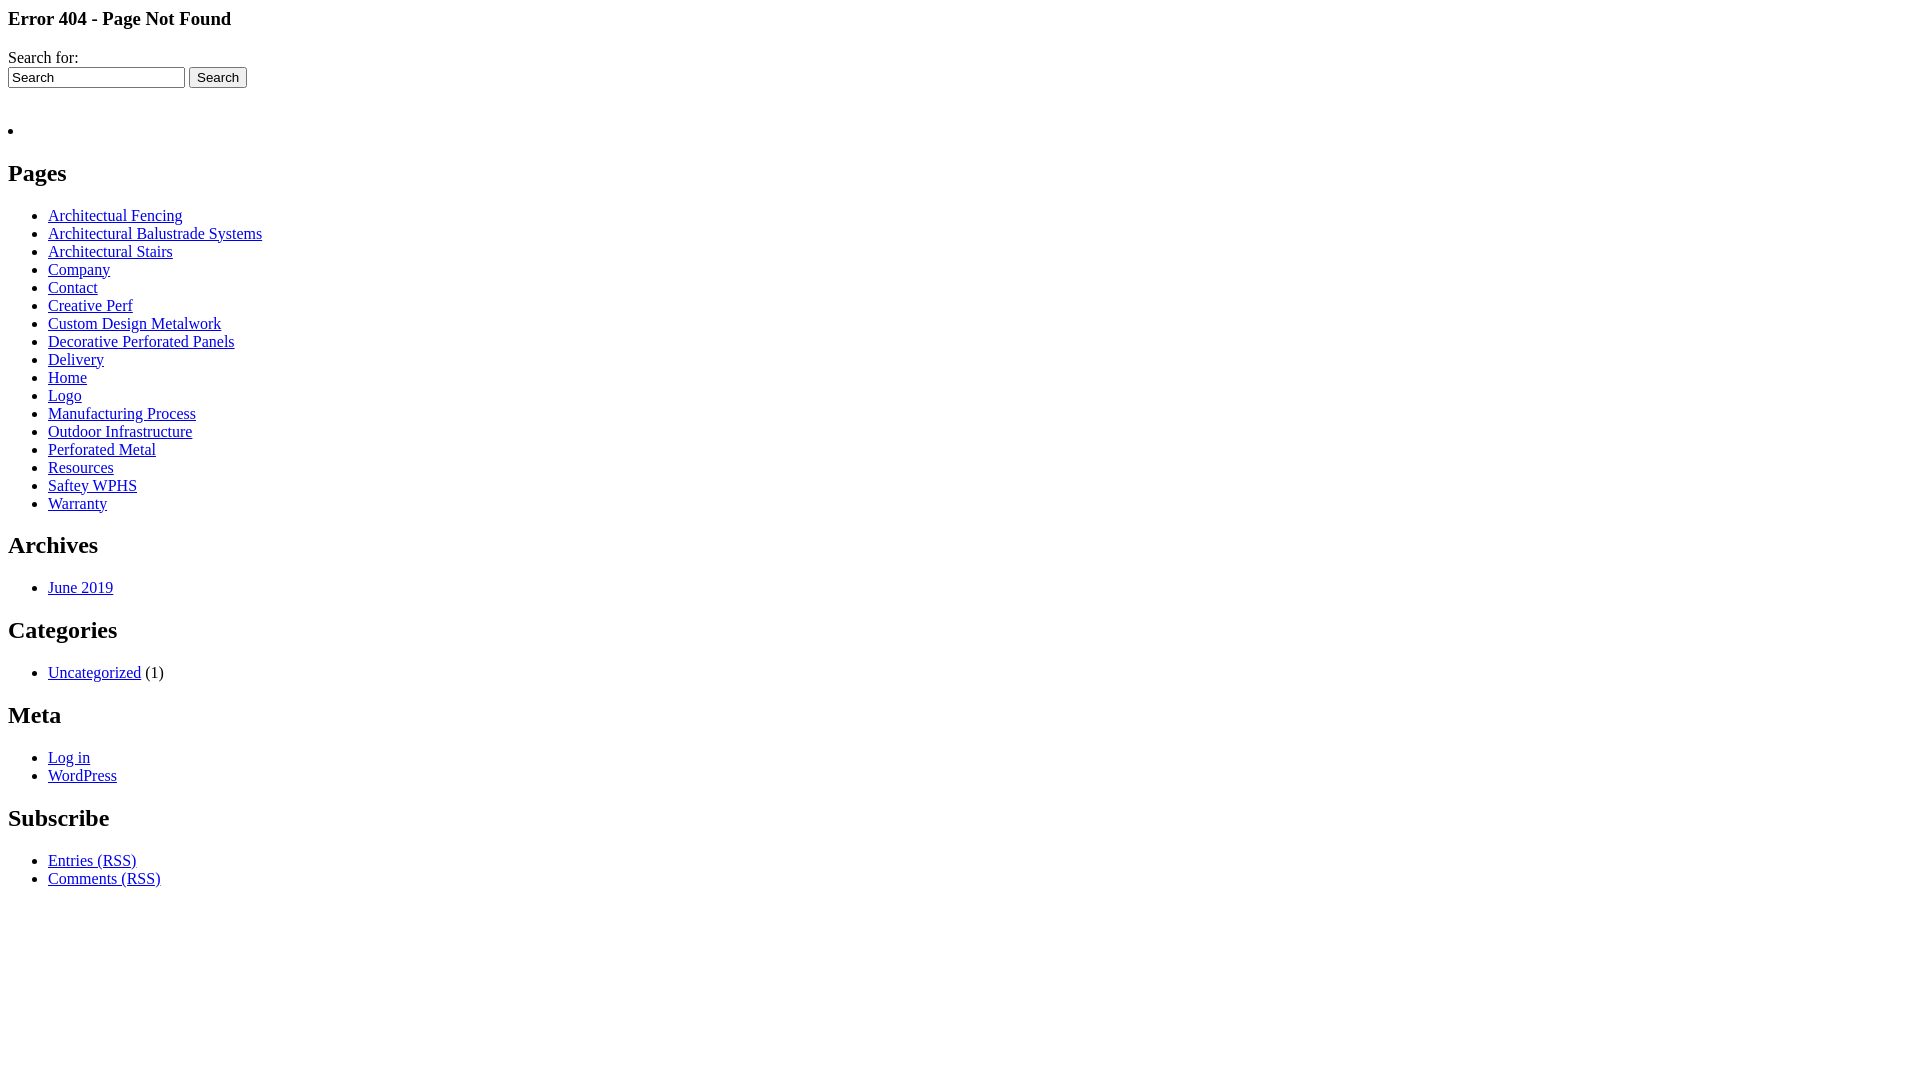 The image size is (1920, 1080). Describe the element at coordinates (65, 395) in the screenshot. I see `'Logo'` at that location.